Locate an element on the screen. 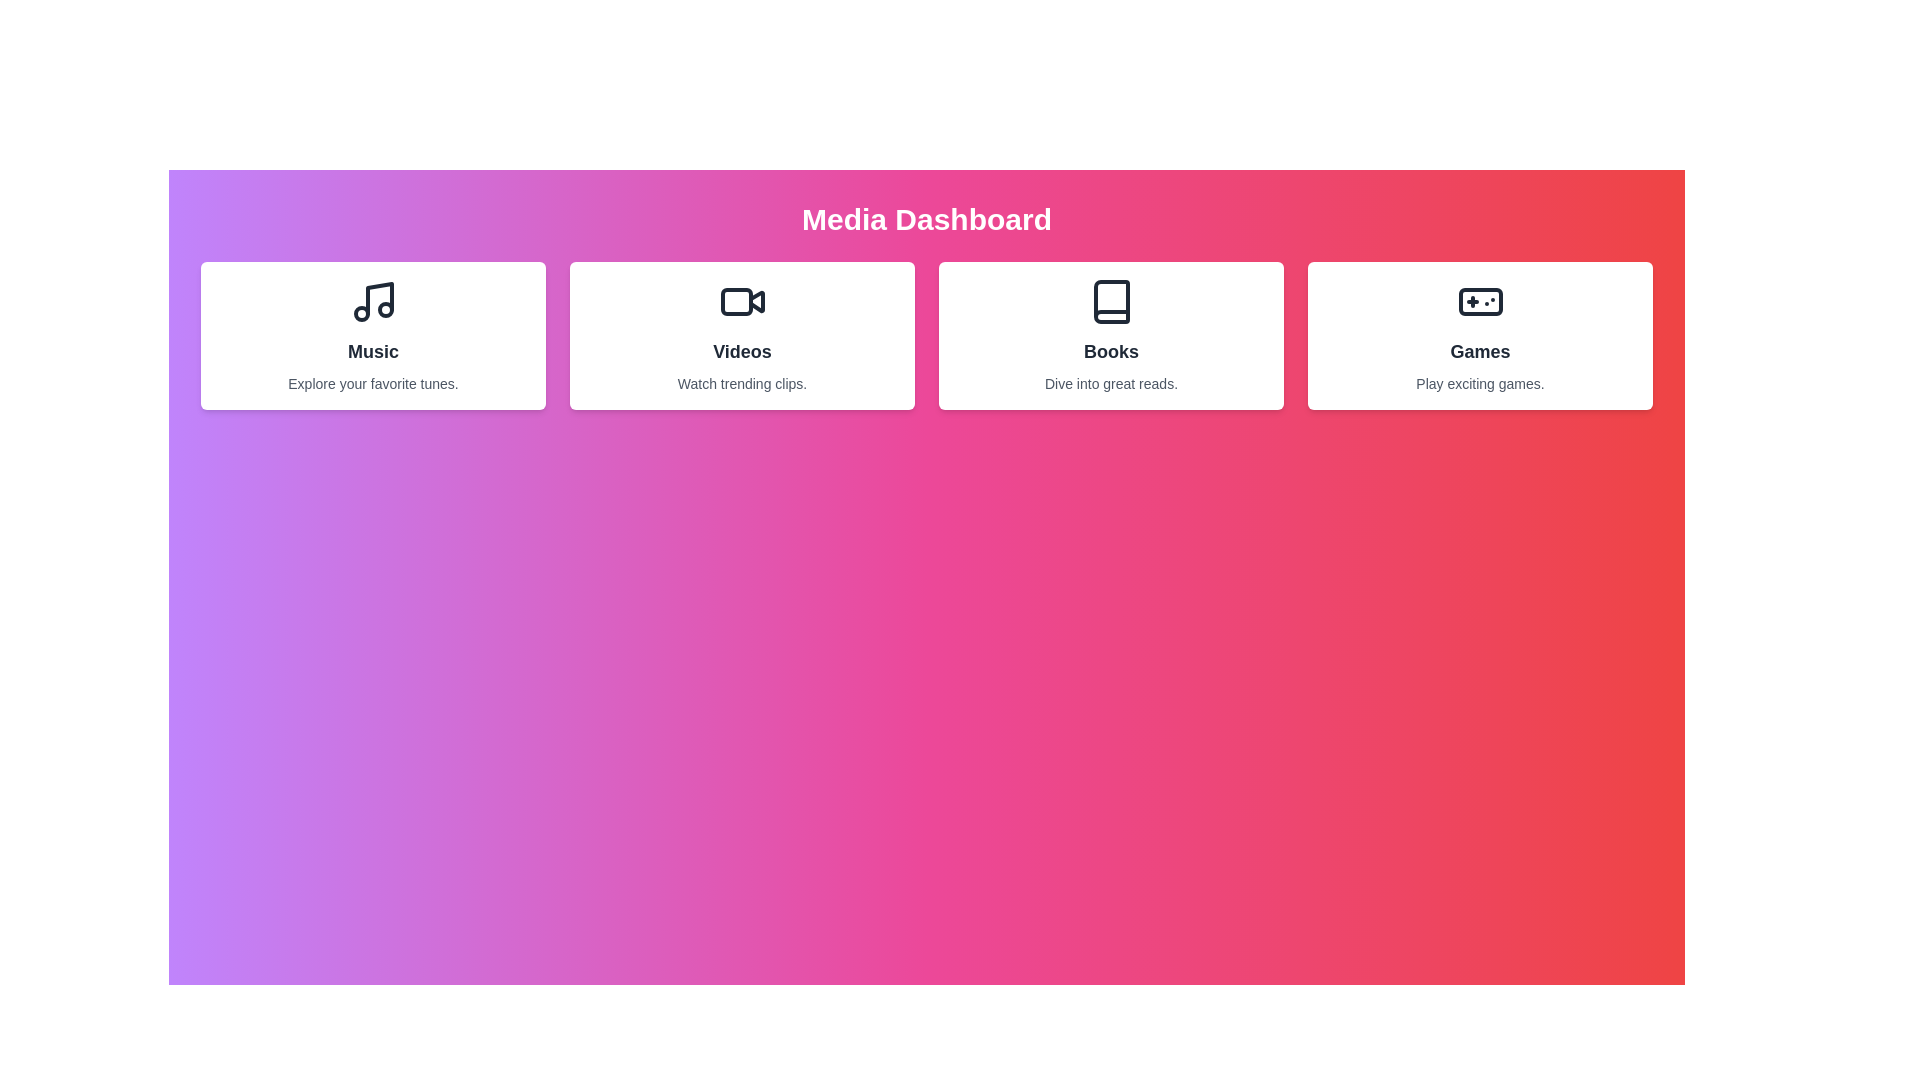  the small filled circular graphic shape of the music note icon located in the top-left card labeled 'Music' on the dashboard is located at coordinates (361, 313).